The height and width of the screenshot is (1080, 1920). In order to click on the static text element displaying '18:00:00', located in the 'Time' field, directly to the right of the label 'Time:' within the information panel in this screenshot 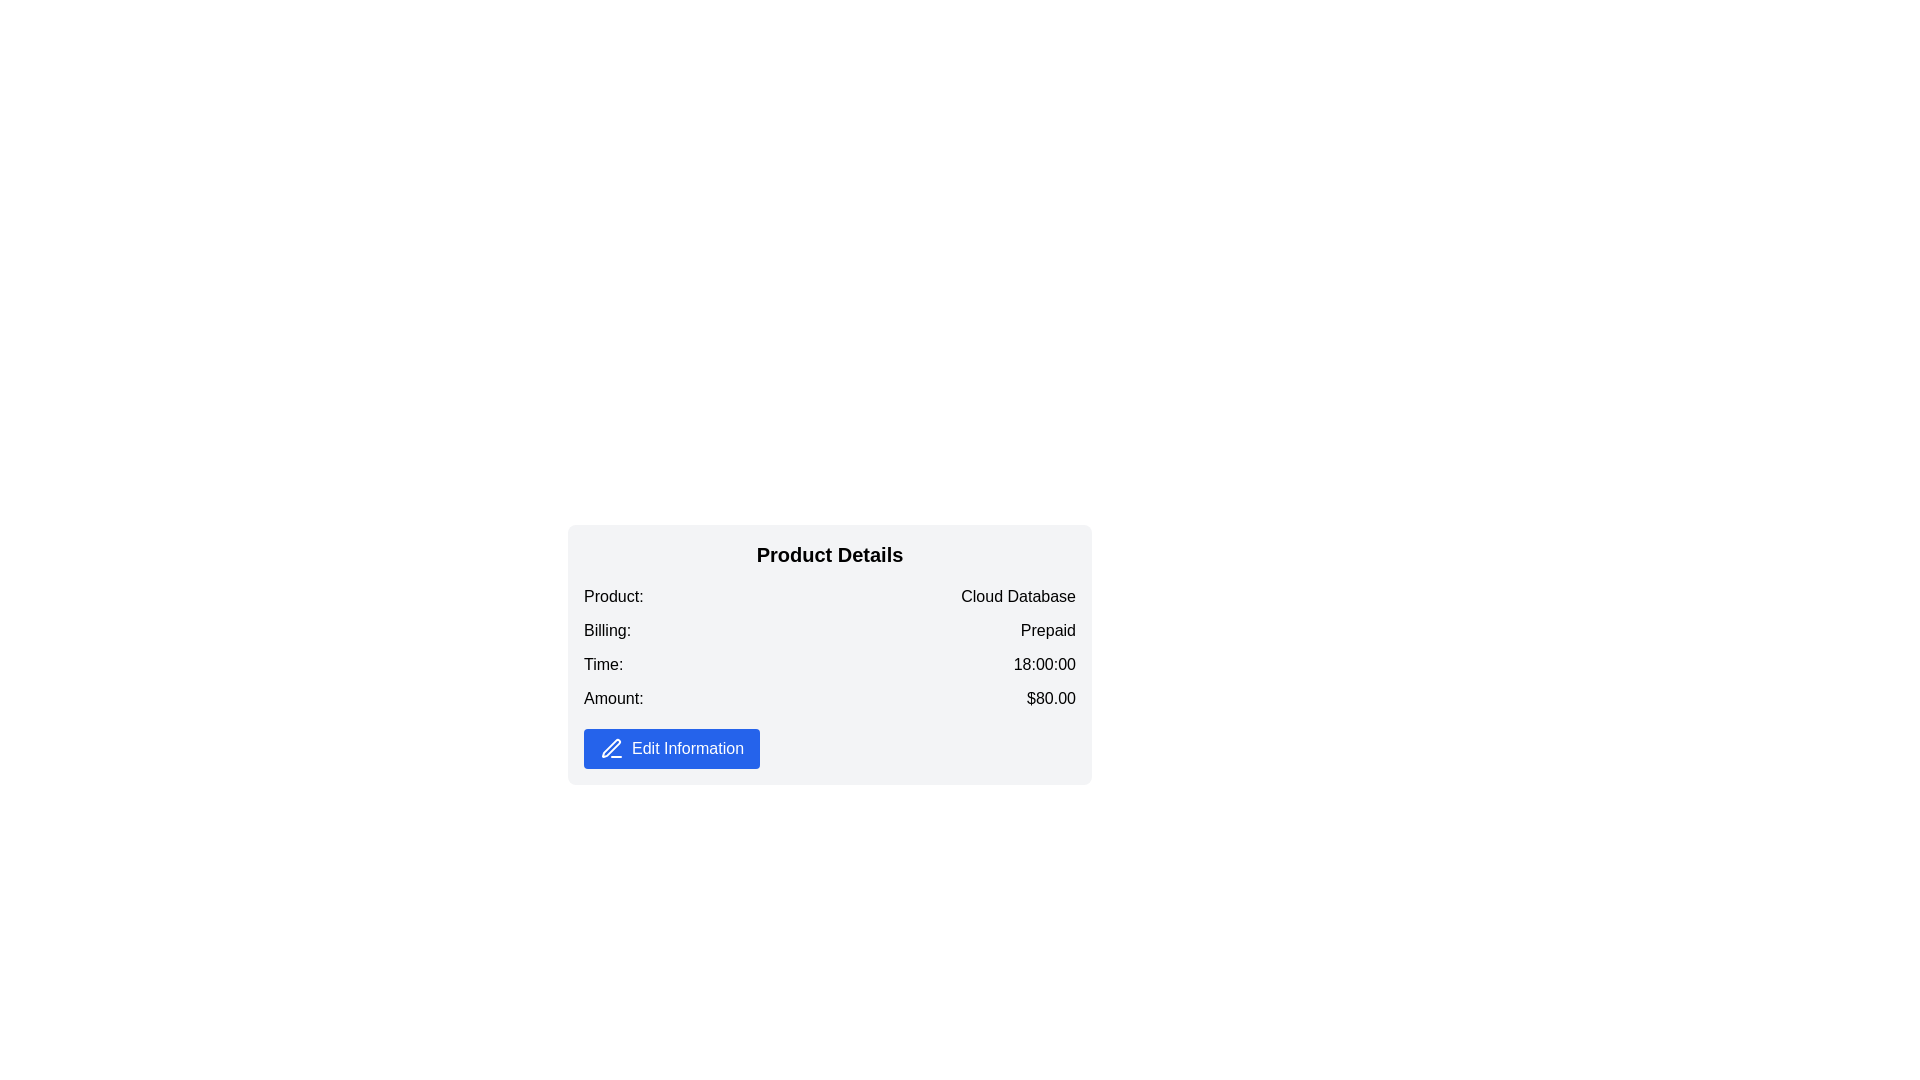, I will do `click(1043, 666)`.